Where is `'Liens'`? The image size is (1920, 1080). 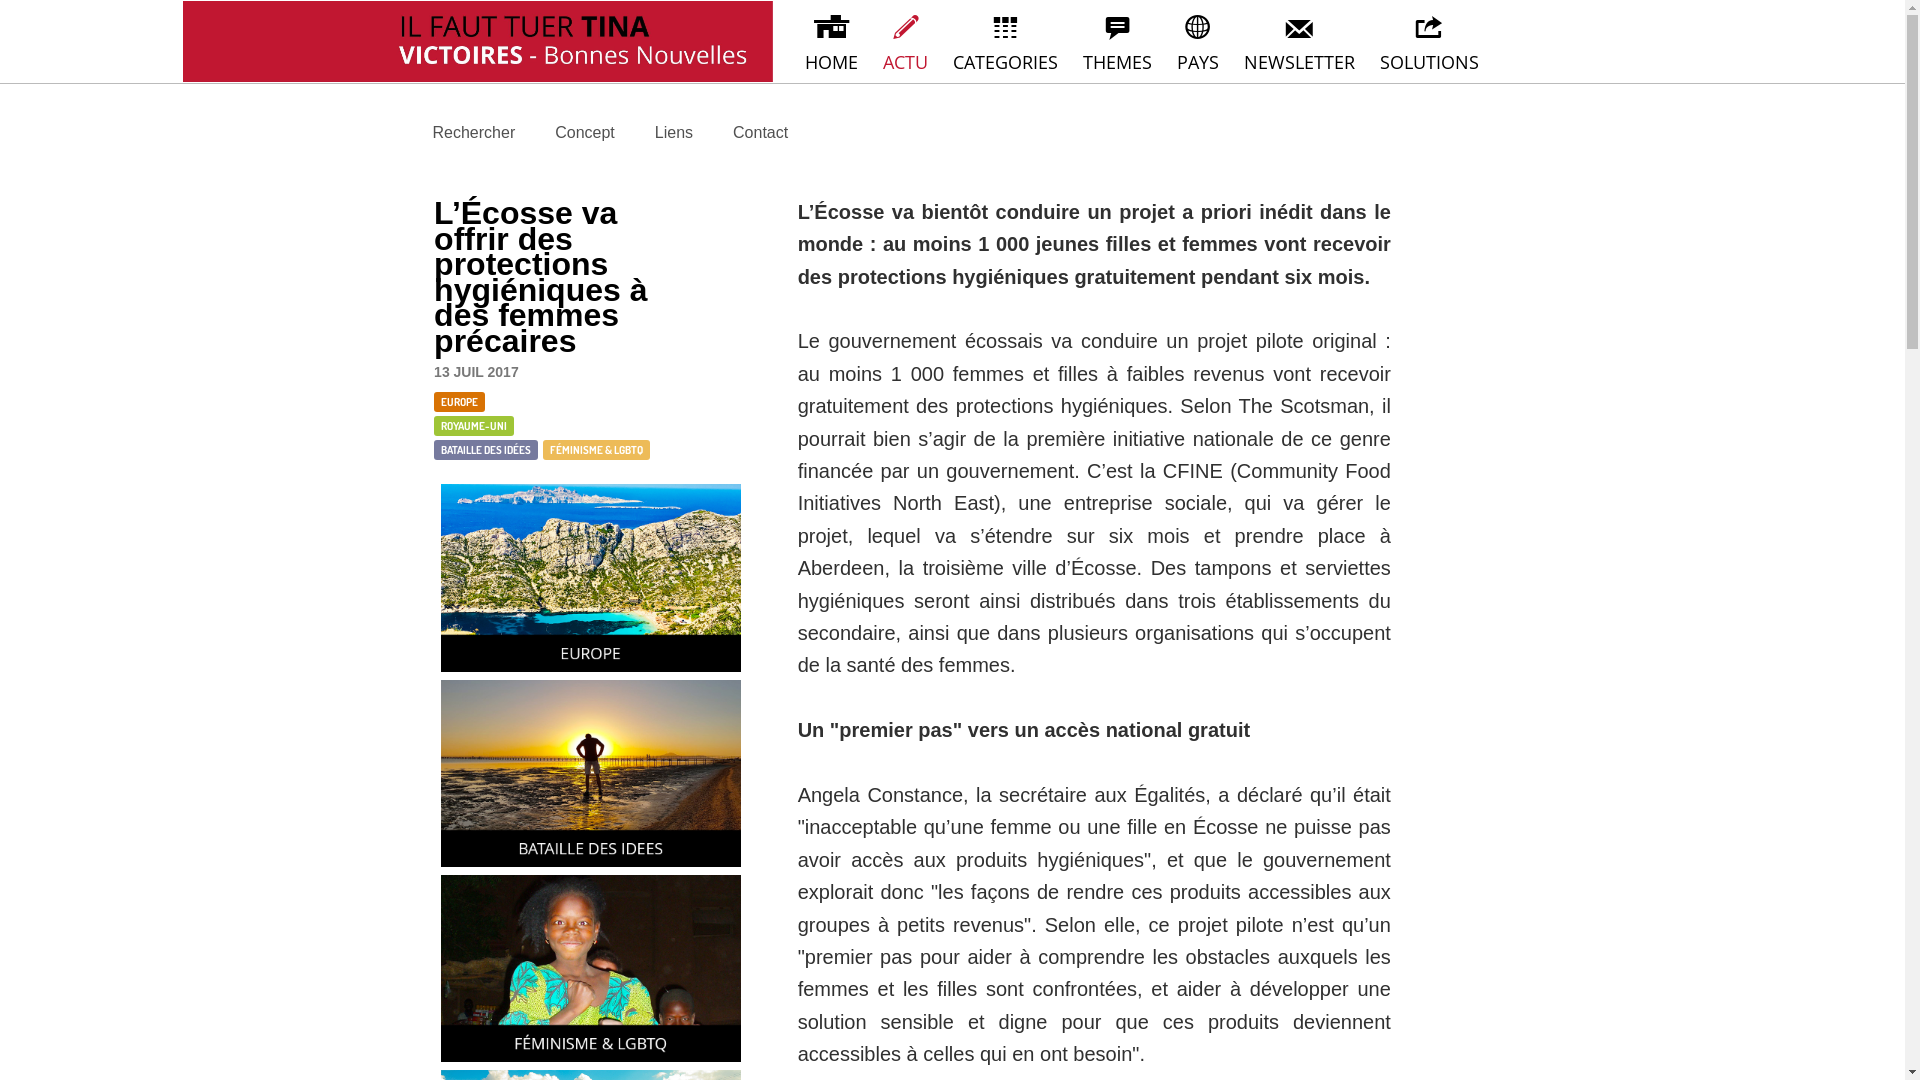
'Liens' is located at coordinates (653, 132).